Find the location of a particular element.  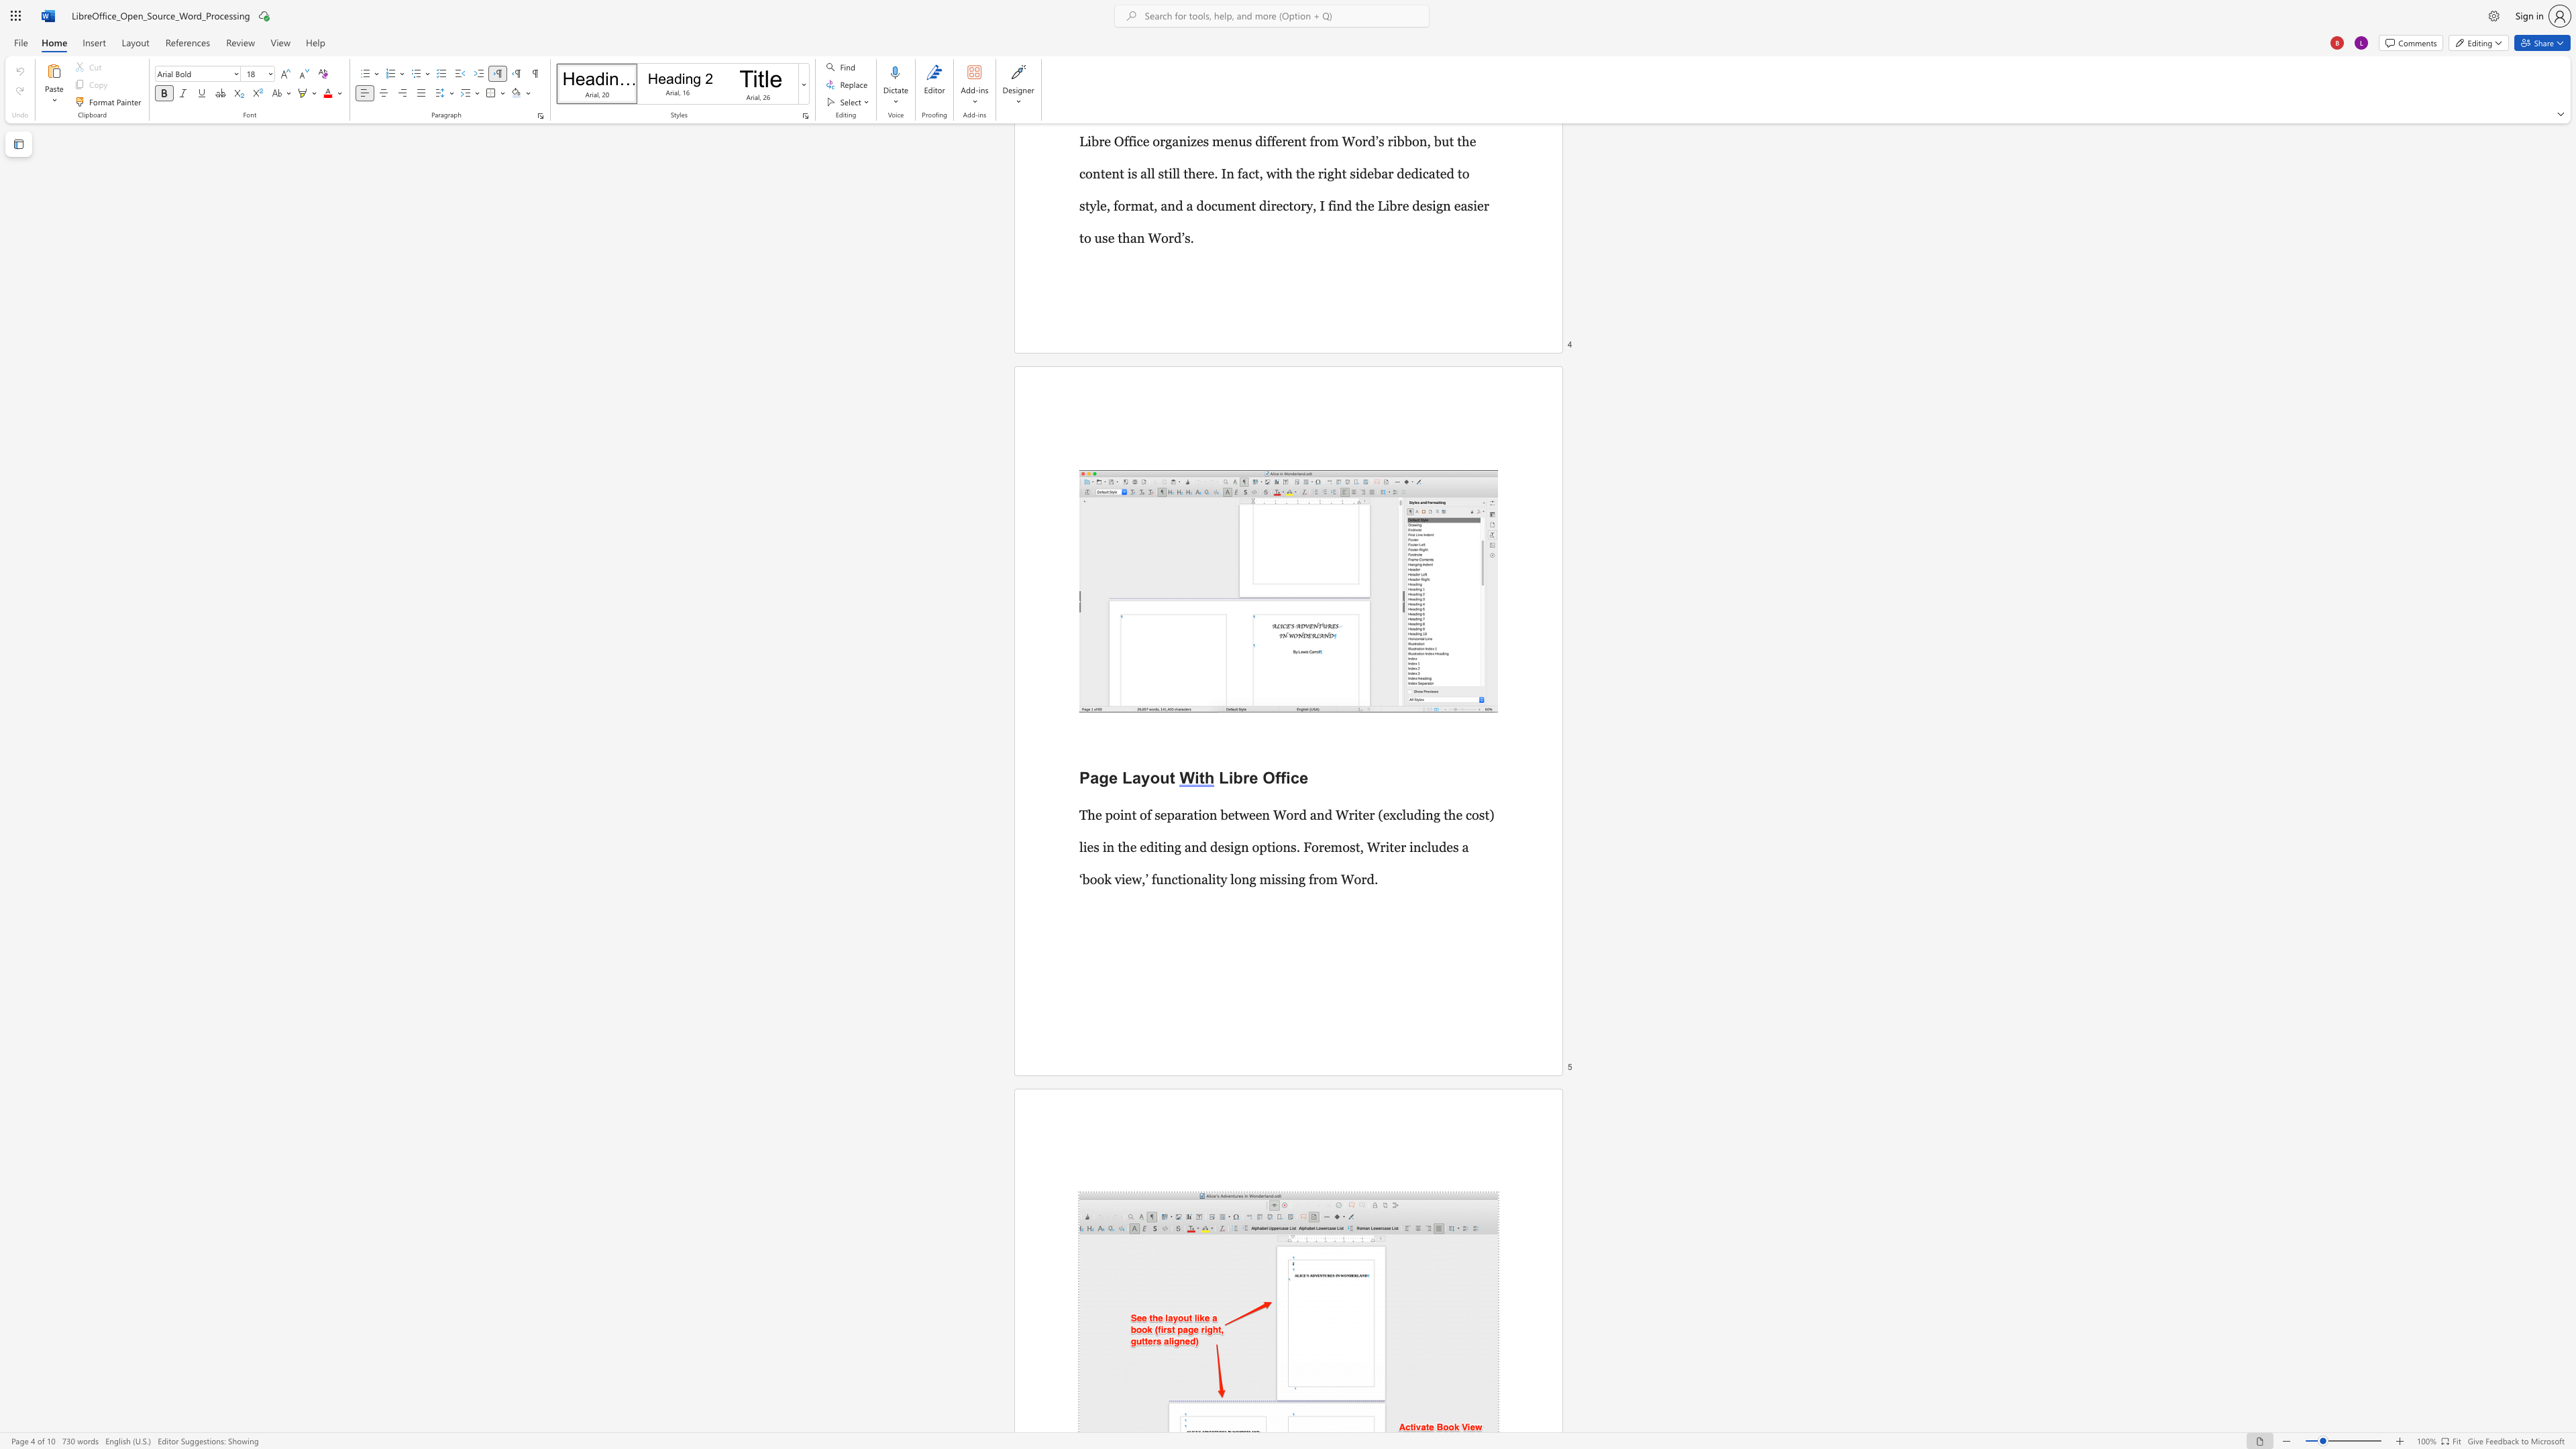

the space between the continuous character "a" and "g" in the text is located at coordinates (1099, 776).